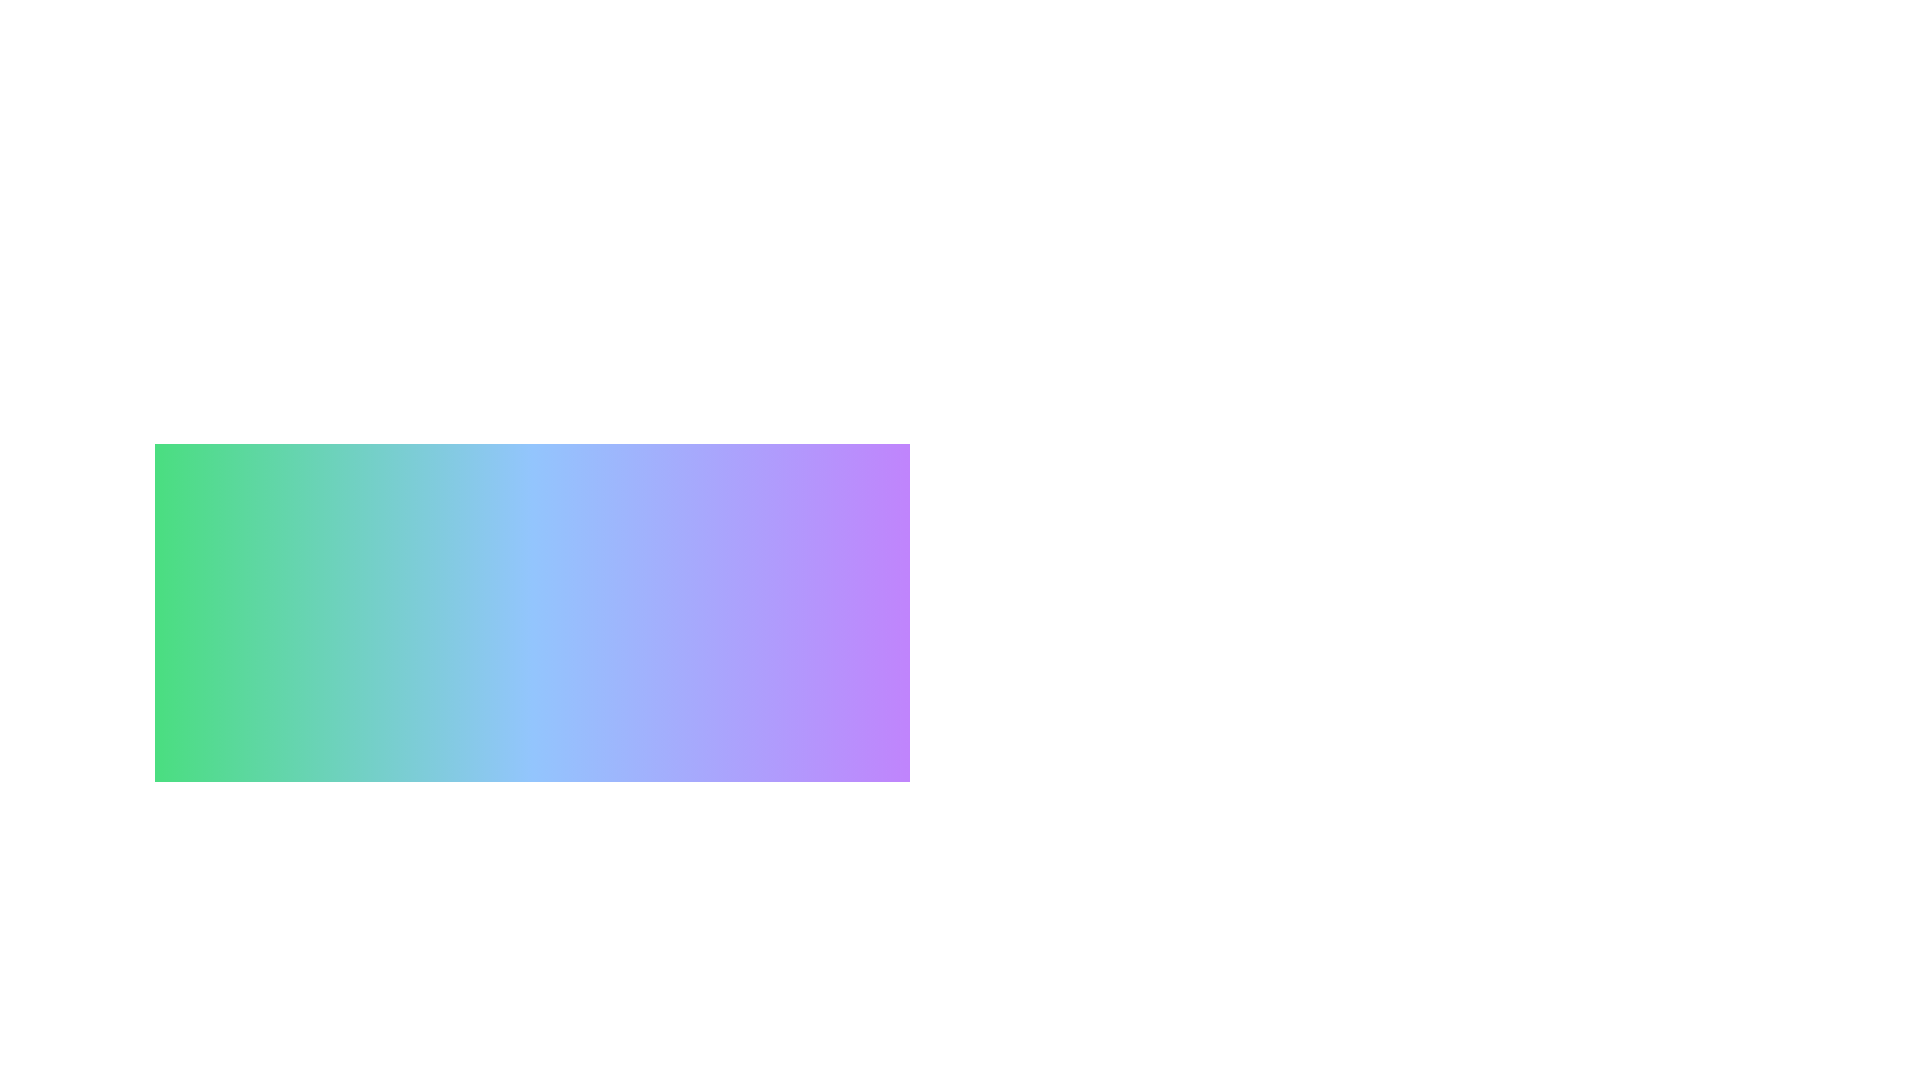 This screenshot has height=1080, width=1920. I want to click on the preference Gaming to observe visual feedback, so click(378, 977).